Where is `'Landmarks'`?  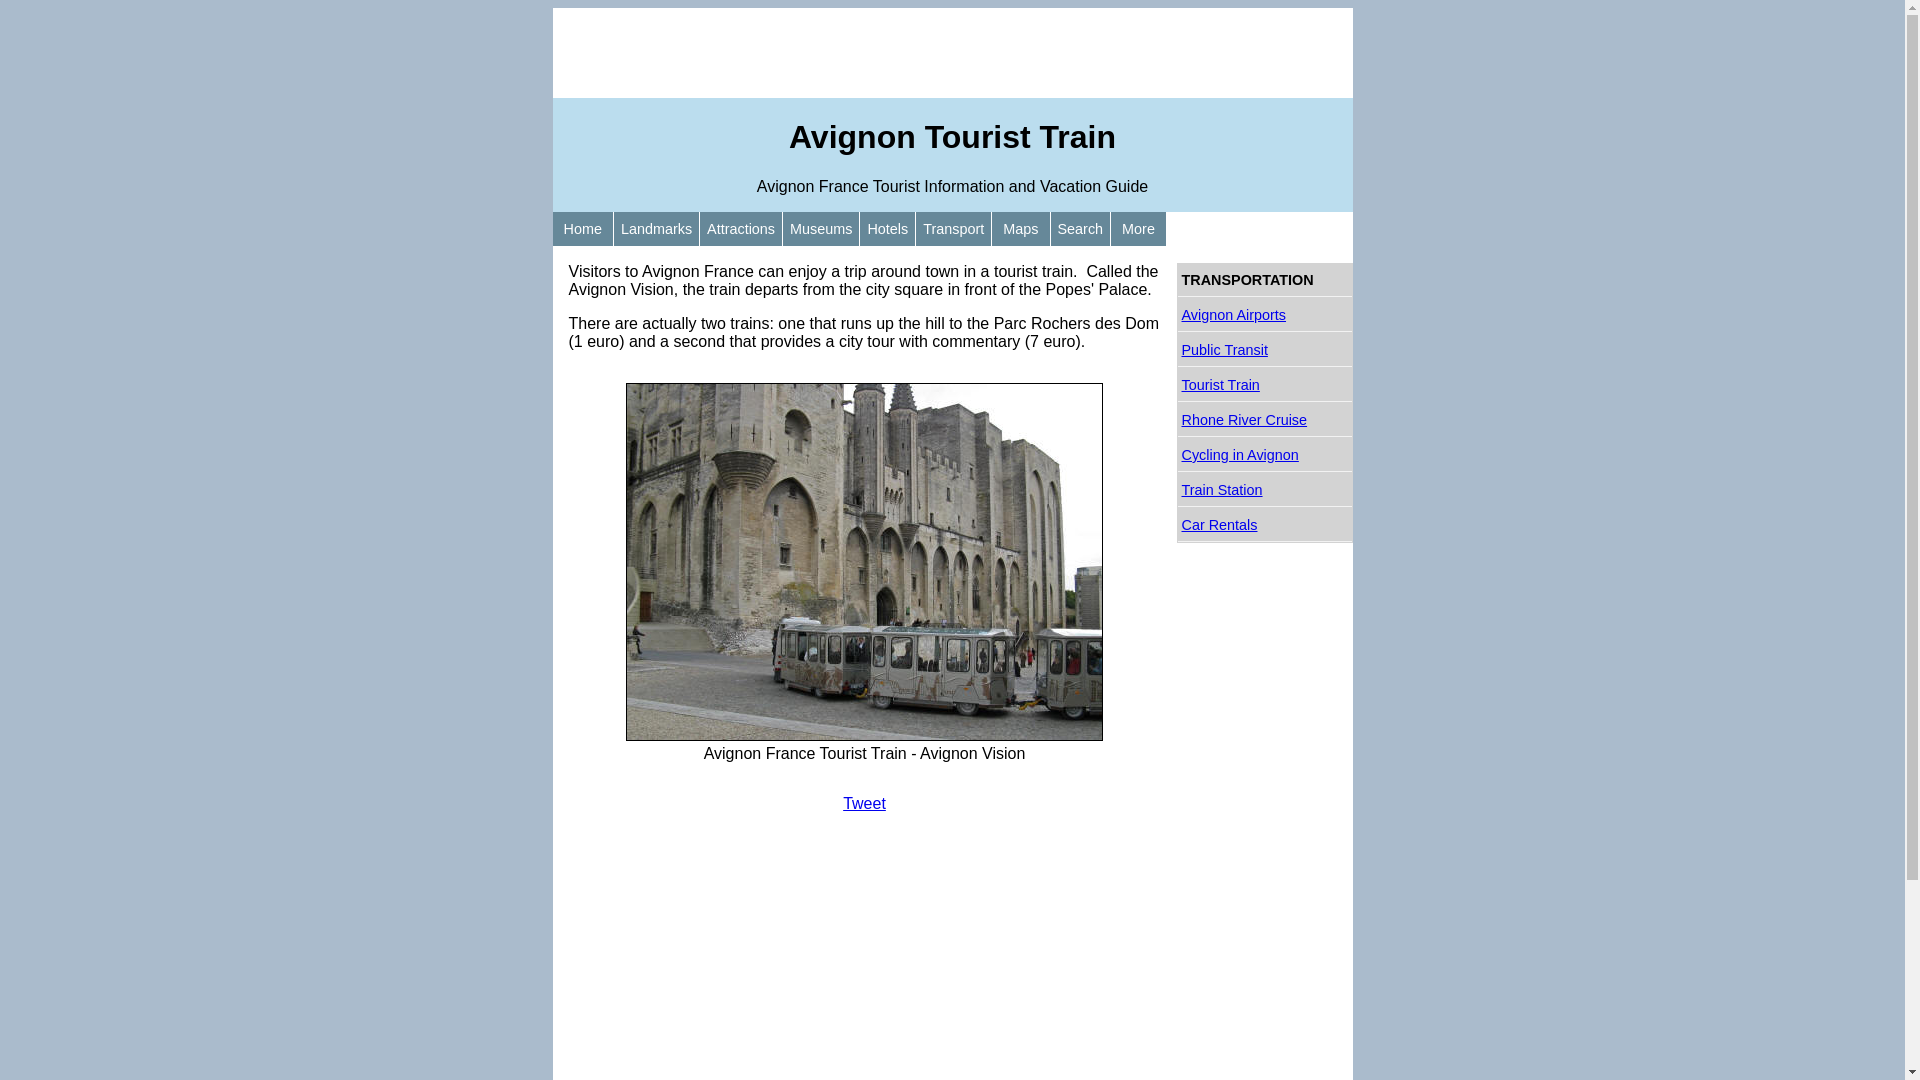
'Landmarks' is located at coordinates (656, 227).